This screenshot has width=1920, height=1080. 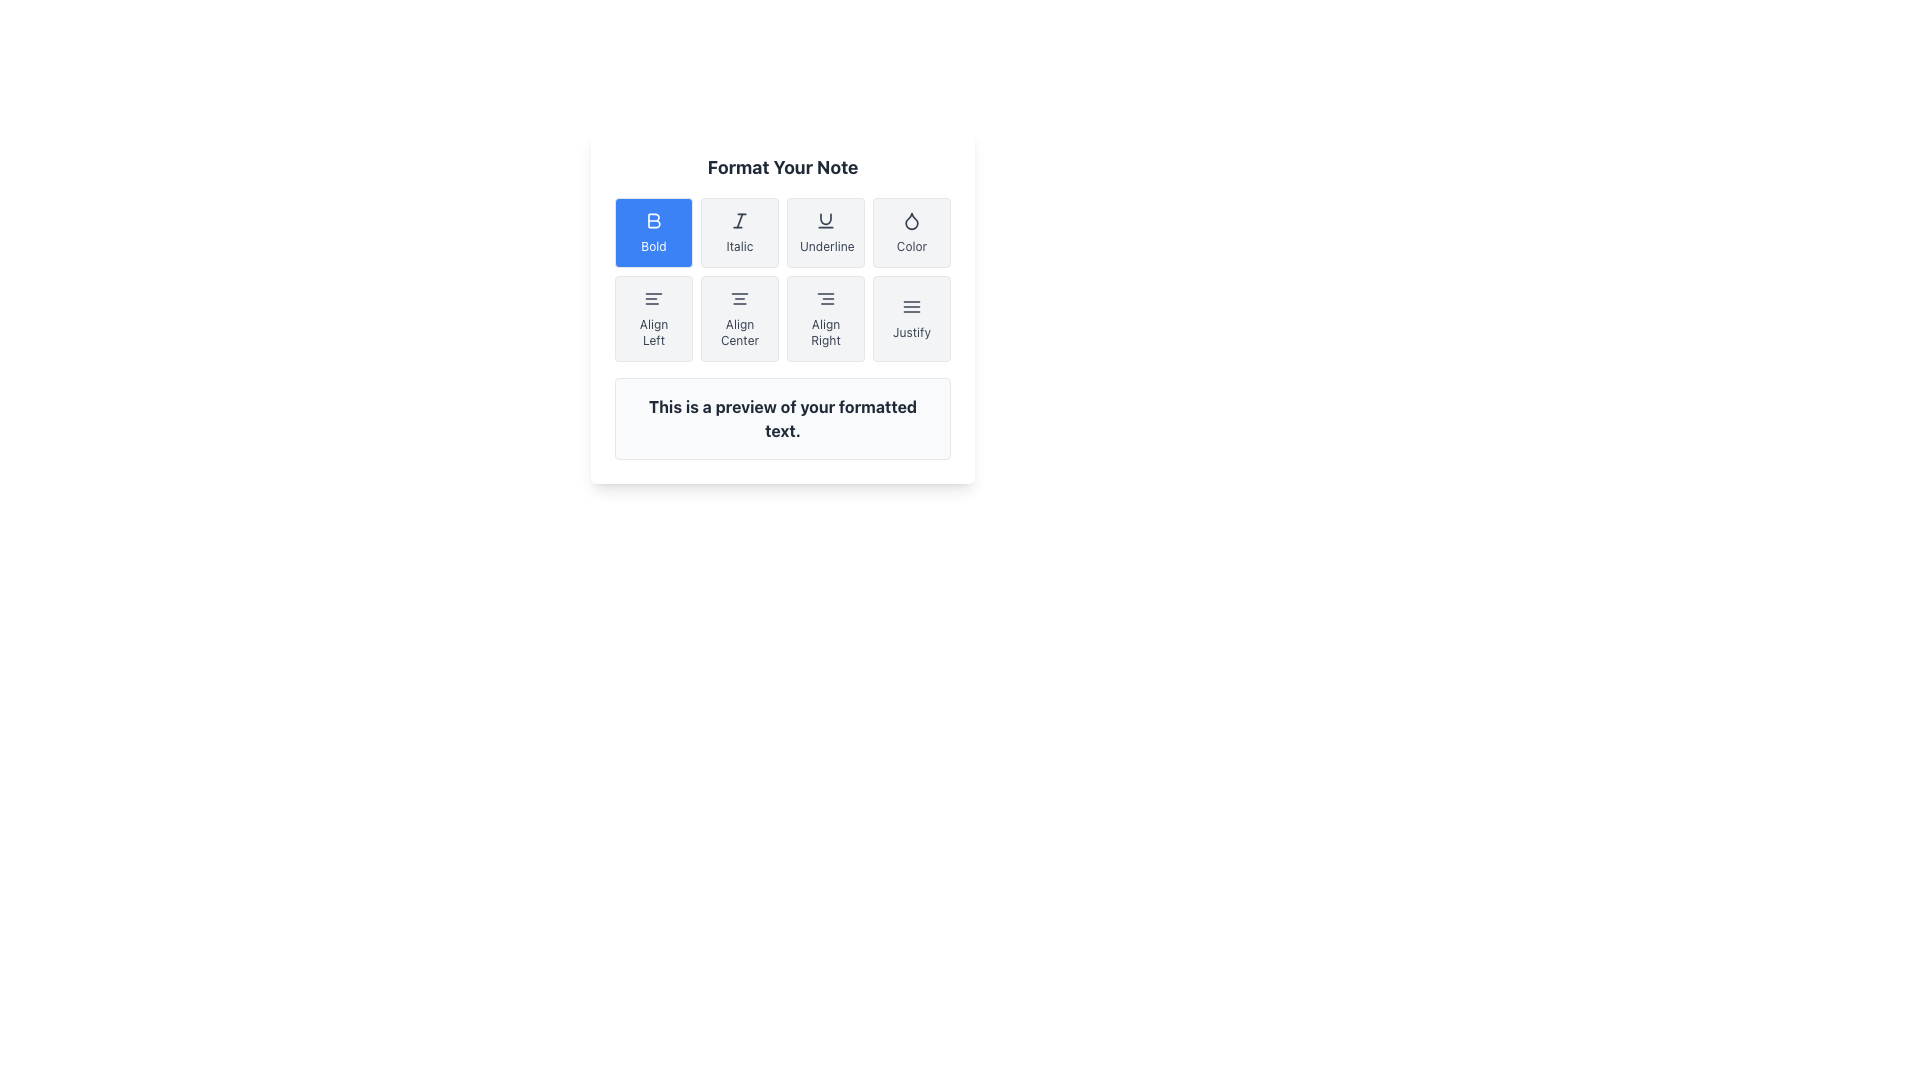 What do you see at coordinates (911, 318) in the screenshot?
I see `the text justification button located in the bottom-right cell of the formatting options grid to justify the selected text or paragraph` at bounding box center [911, 318].